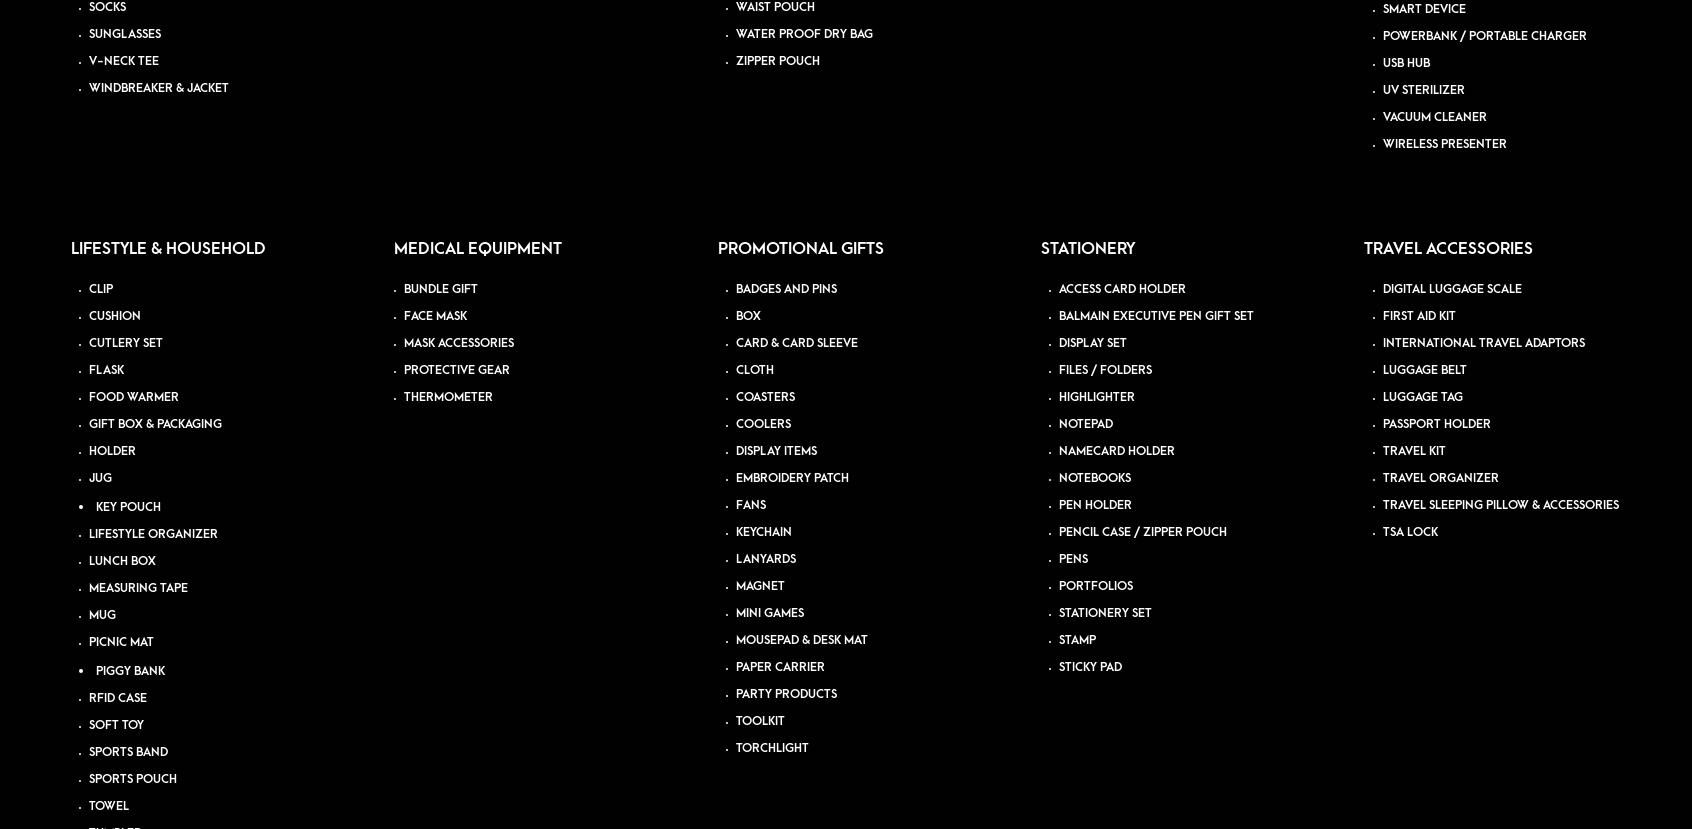 The width and height of the screenshot is (1692, 829). What do you see at coordinates (1637, 366) in the screenshot?
I see `'PDPA'` at bounding box center [1637, 366].